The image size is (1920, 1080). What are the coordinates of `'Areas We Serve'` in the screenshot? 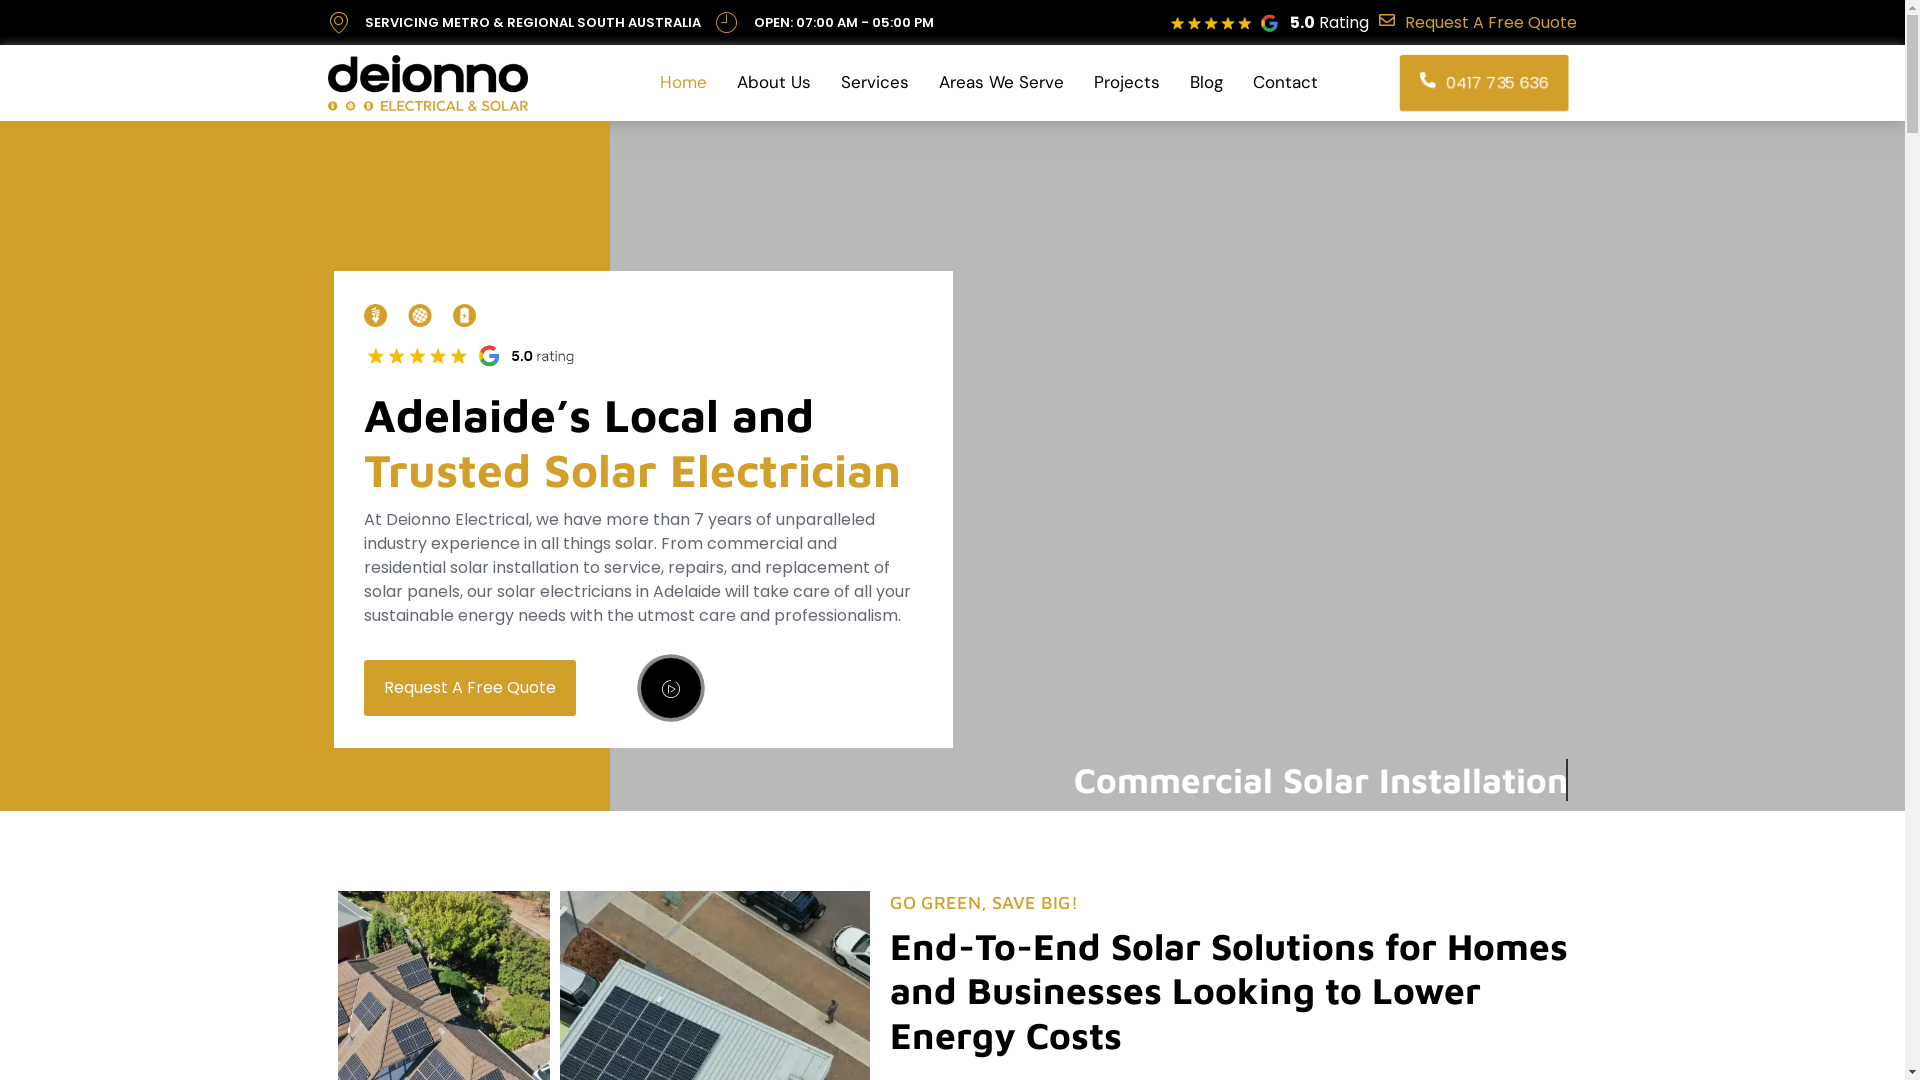 It's located at (1001, 82).